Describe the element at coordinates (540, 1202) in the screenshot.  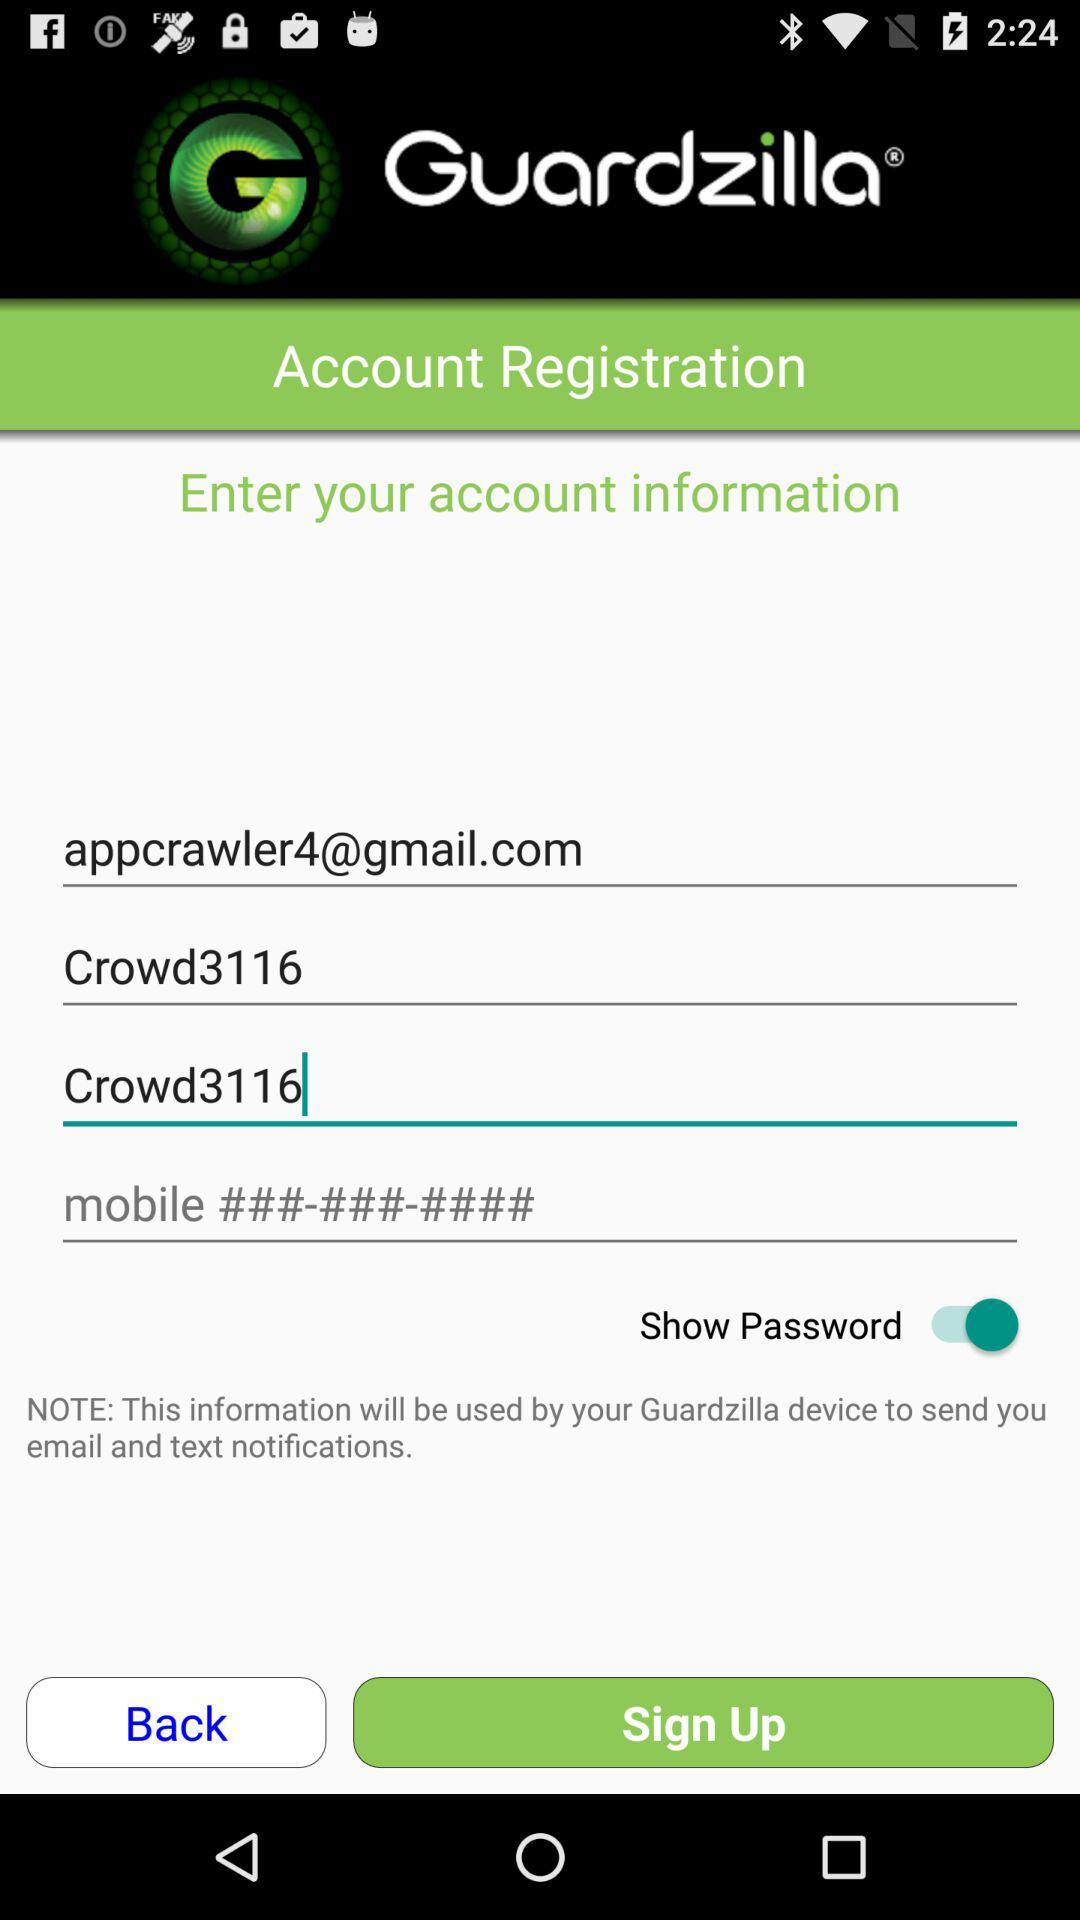
I see `text` at that location.